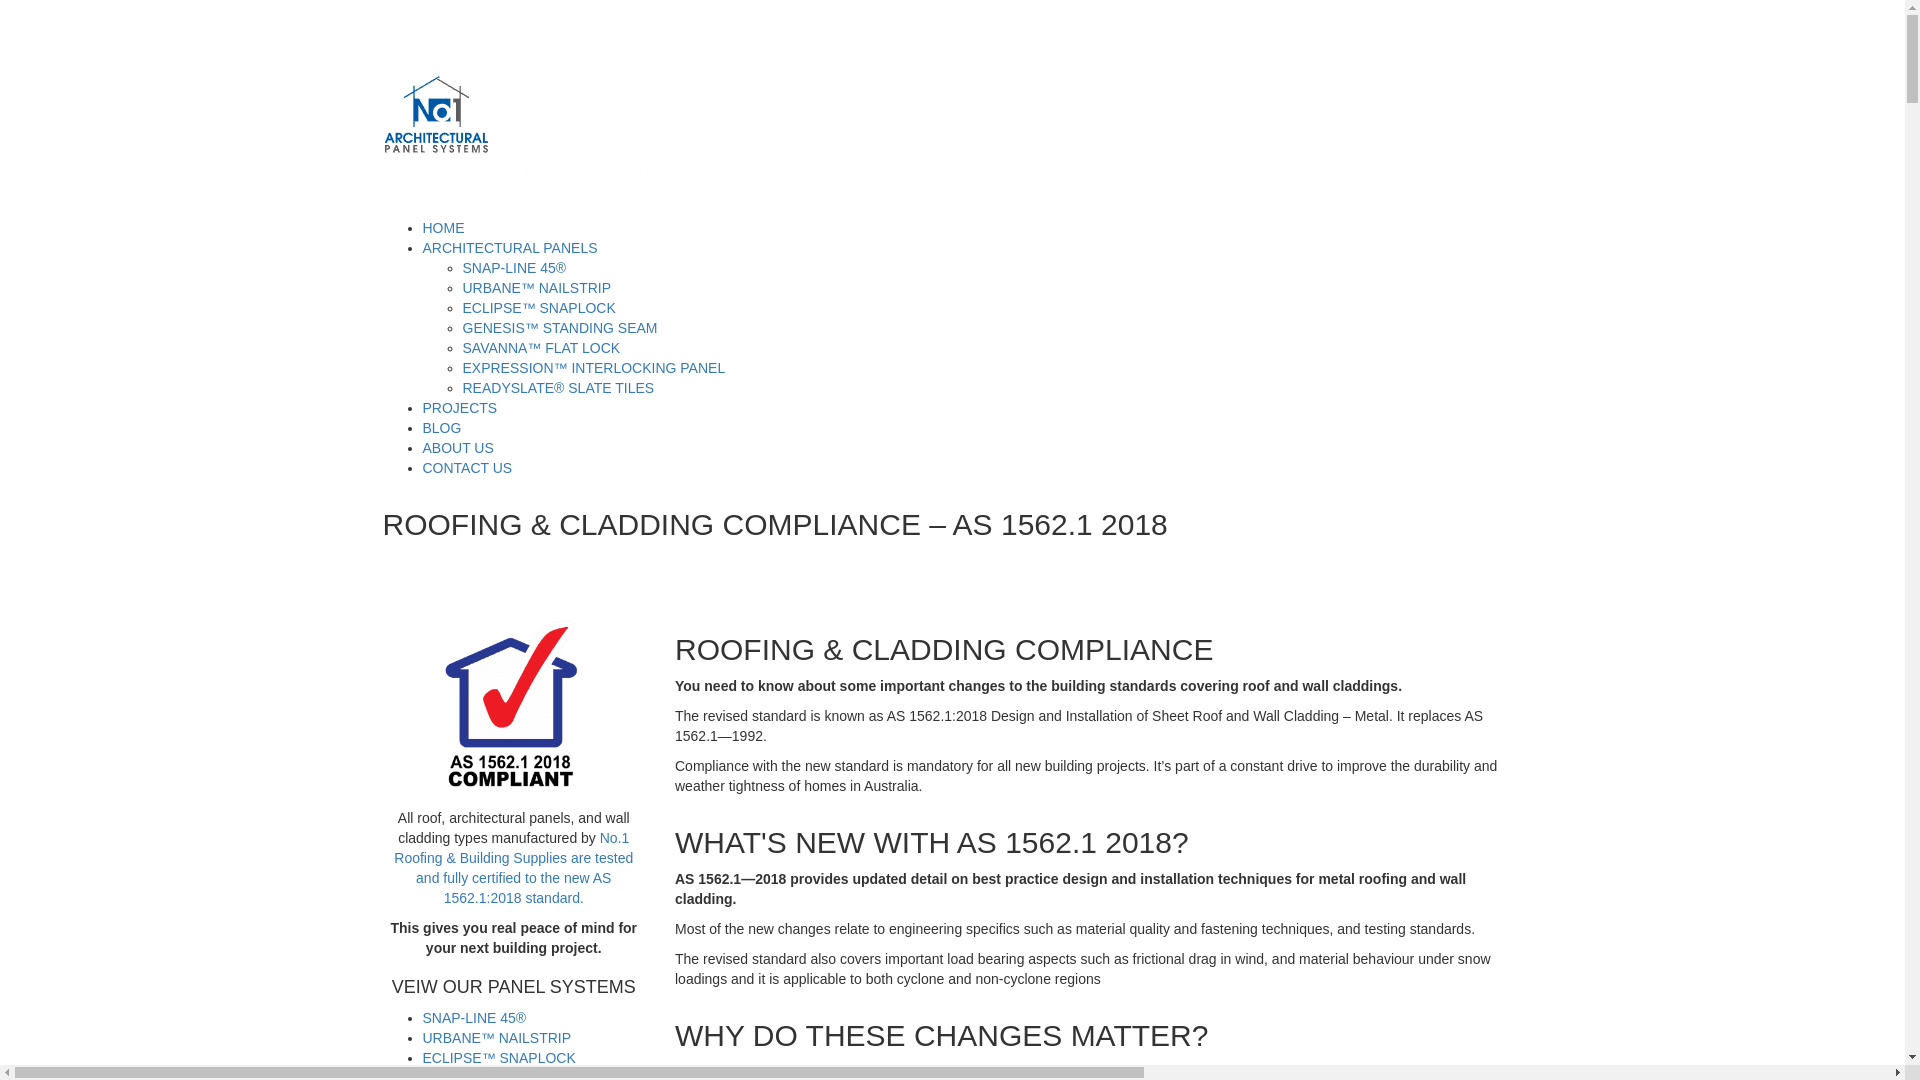 The image size is (1920, 1080). Describe the element at coordinates (456, 446) in the screenshot. I see `'ABOUT US'` at that location.